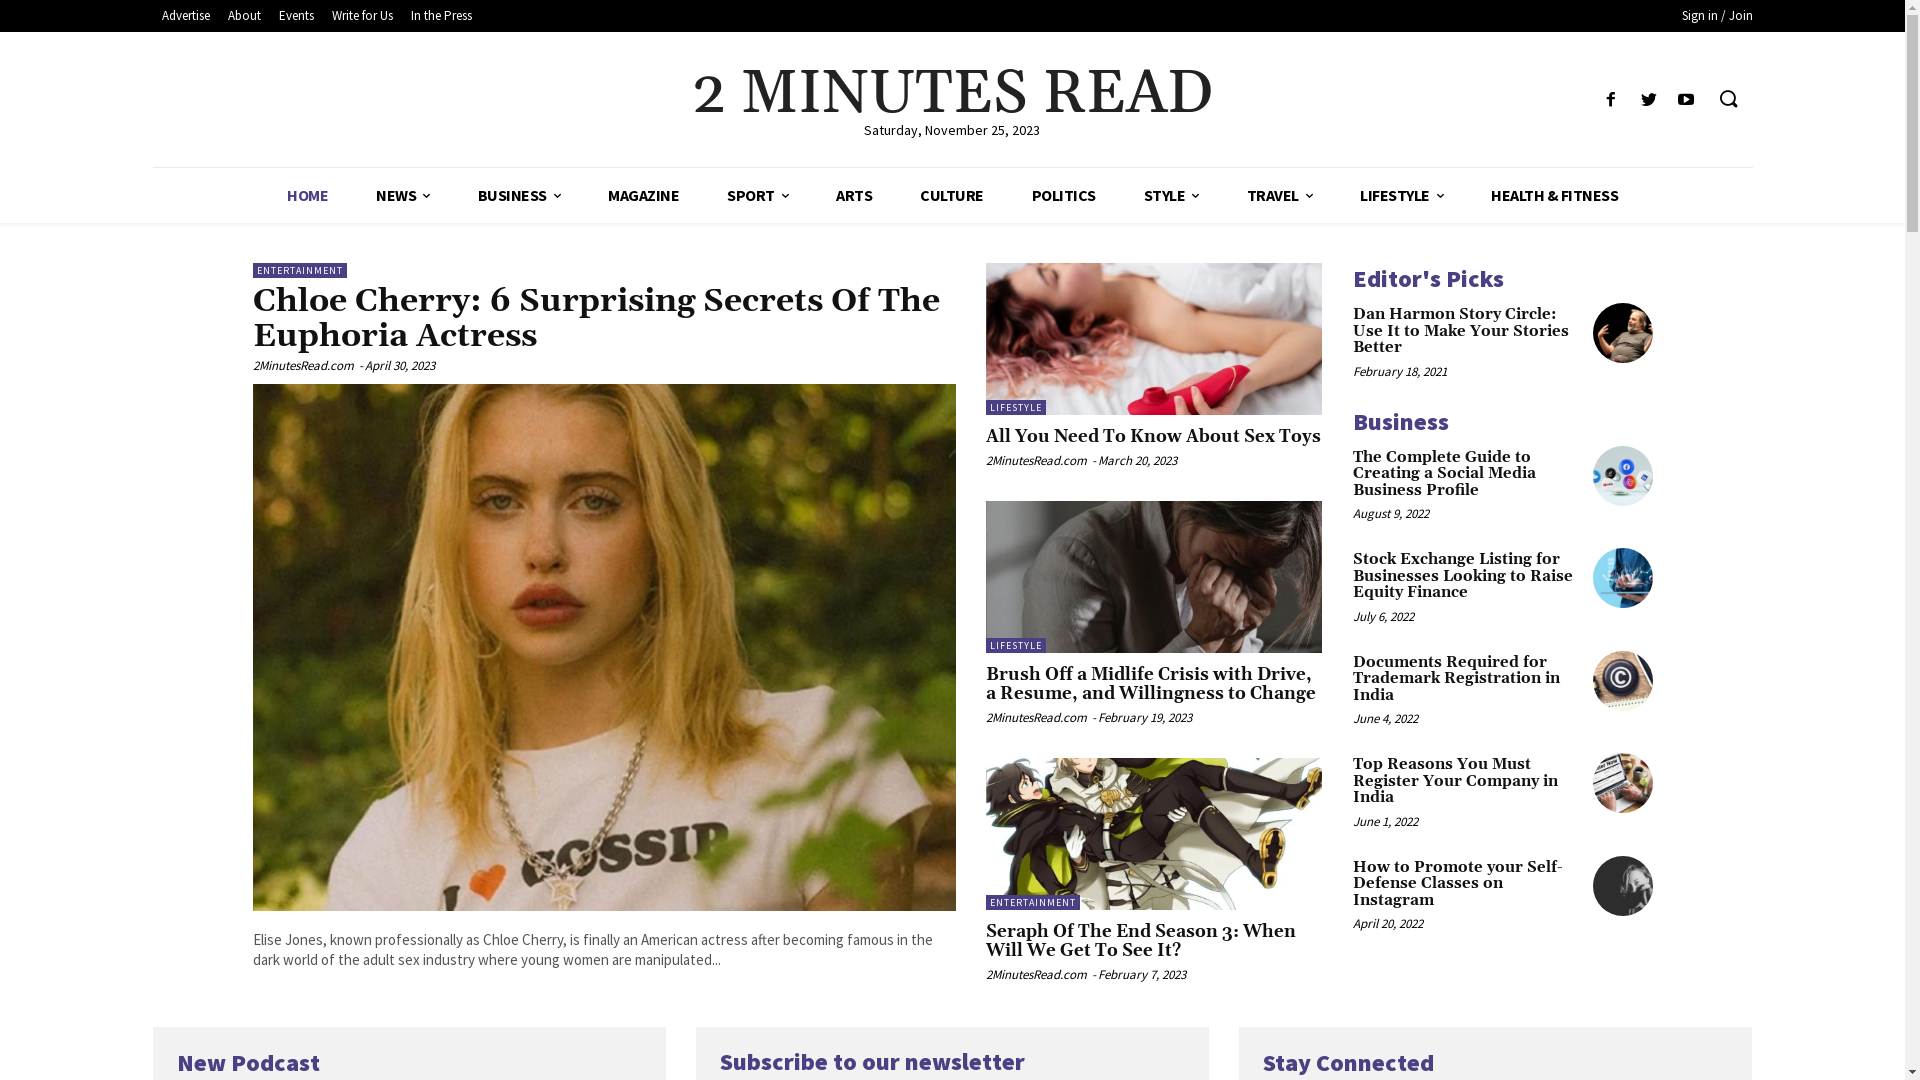 Image resolution: width=1920 pixels, height=1080 pixels. What do you see at coordinates (1716, 15) in the screenshot?
I see `'Sign in / Join'` at bounding box center [1716, 15].